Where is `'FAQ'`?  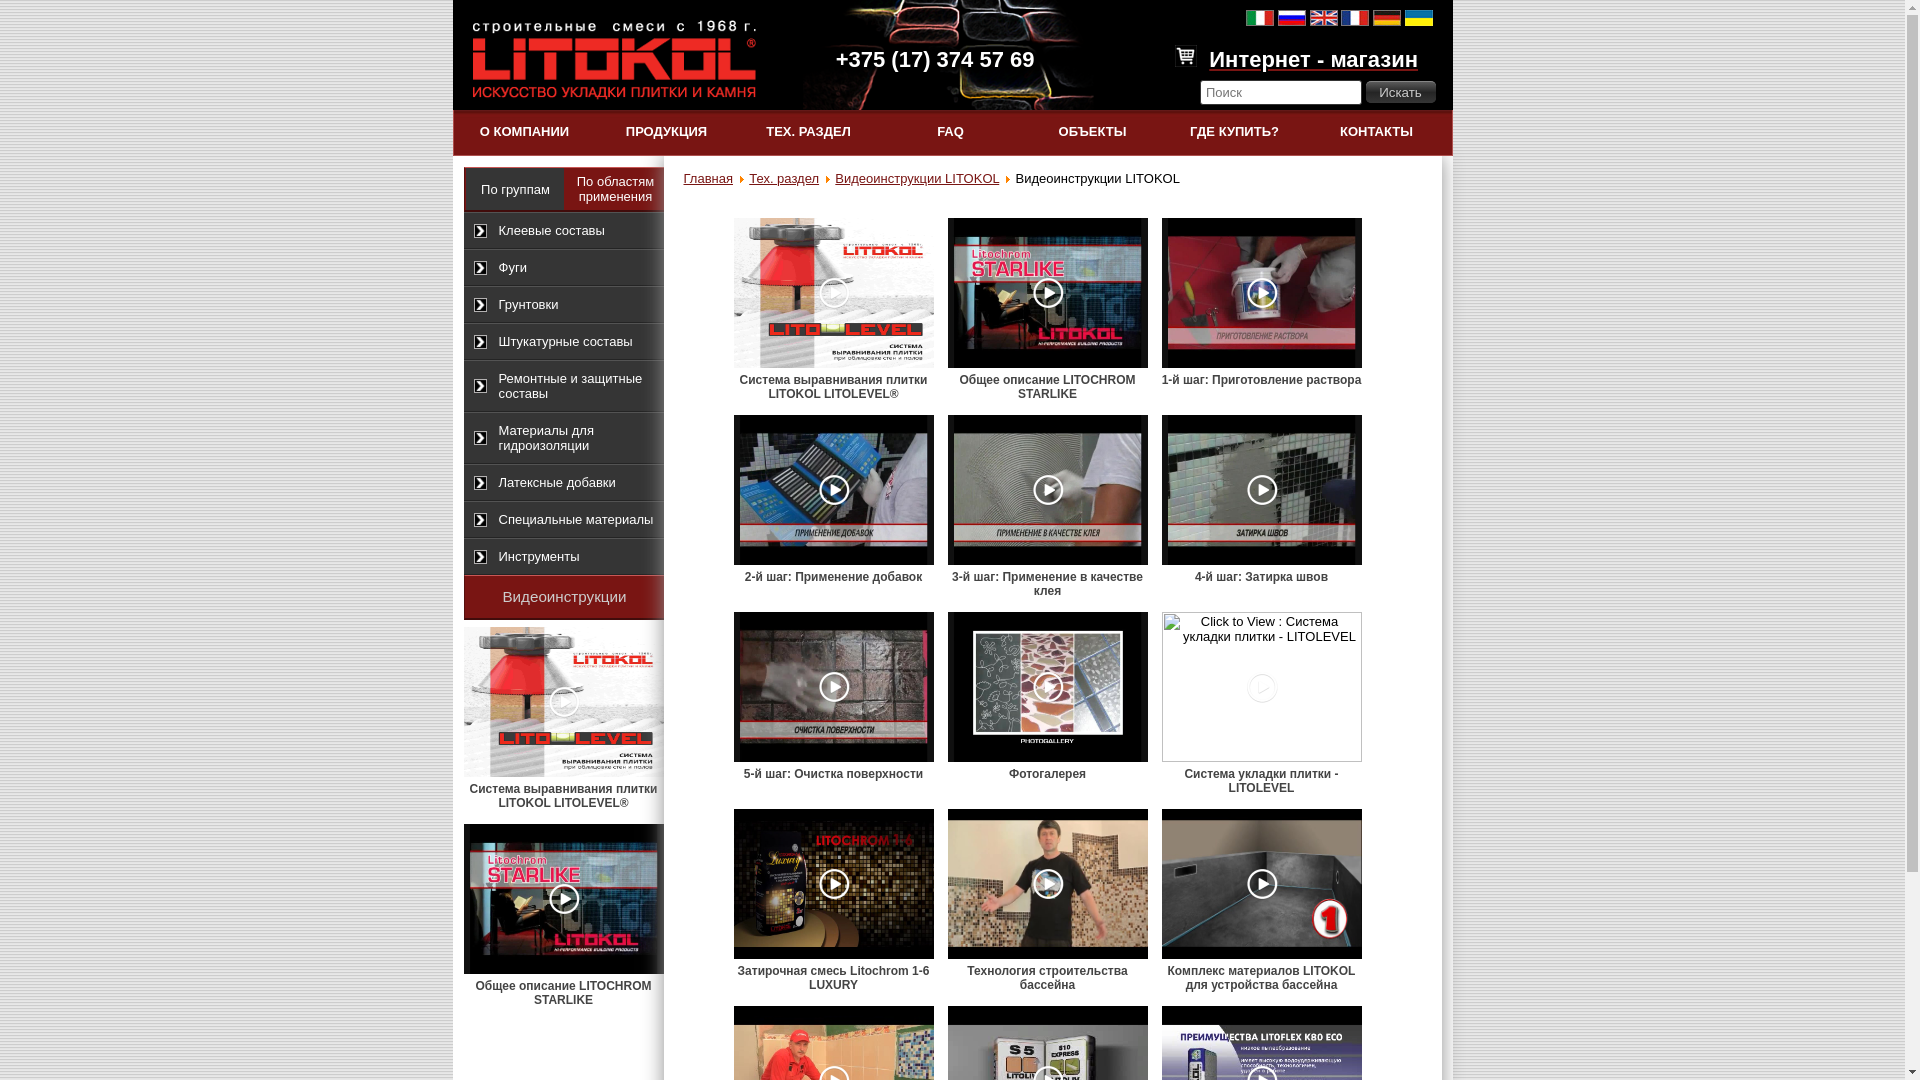
'FAQ' is located at coordinates (949, 131).